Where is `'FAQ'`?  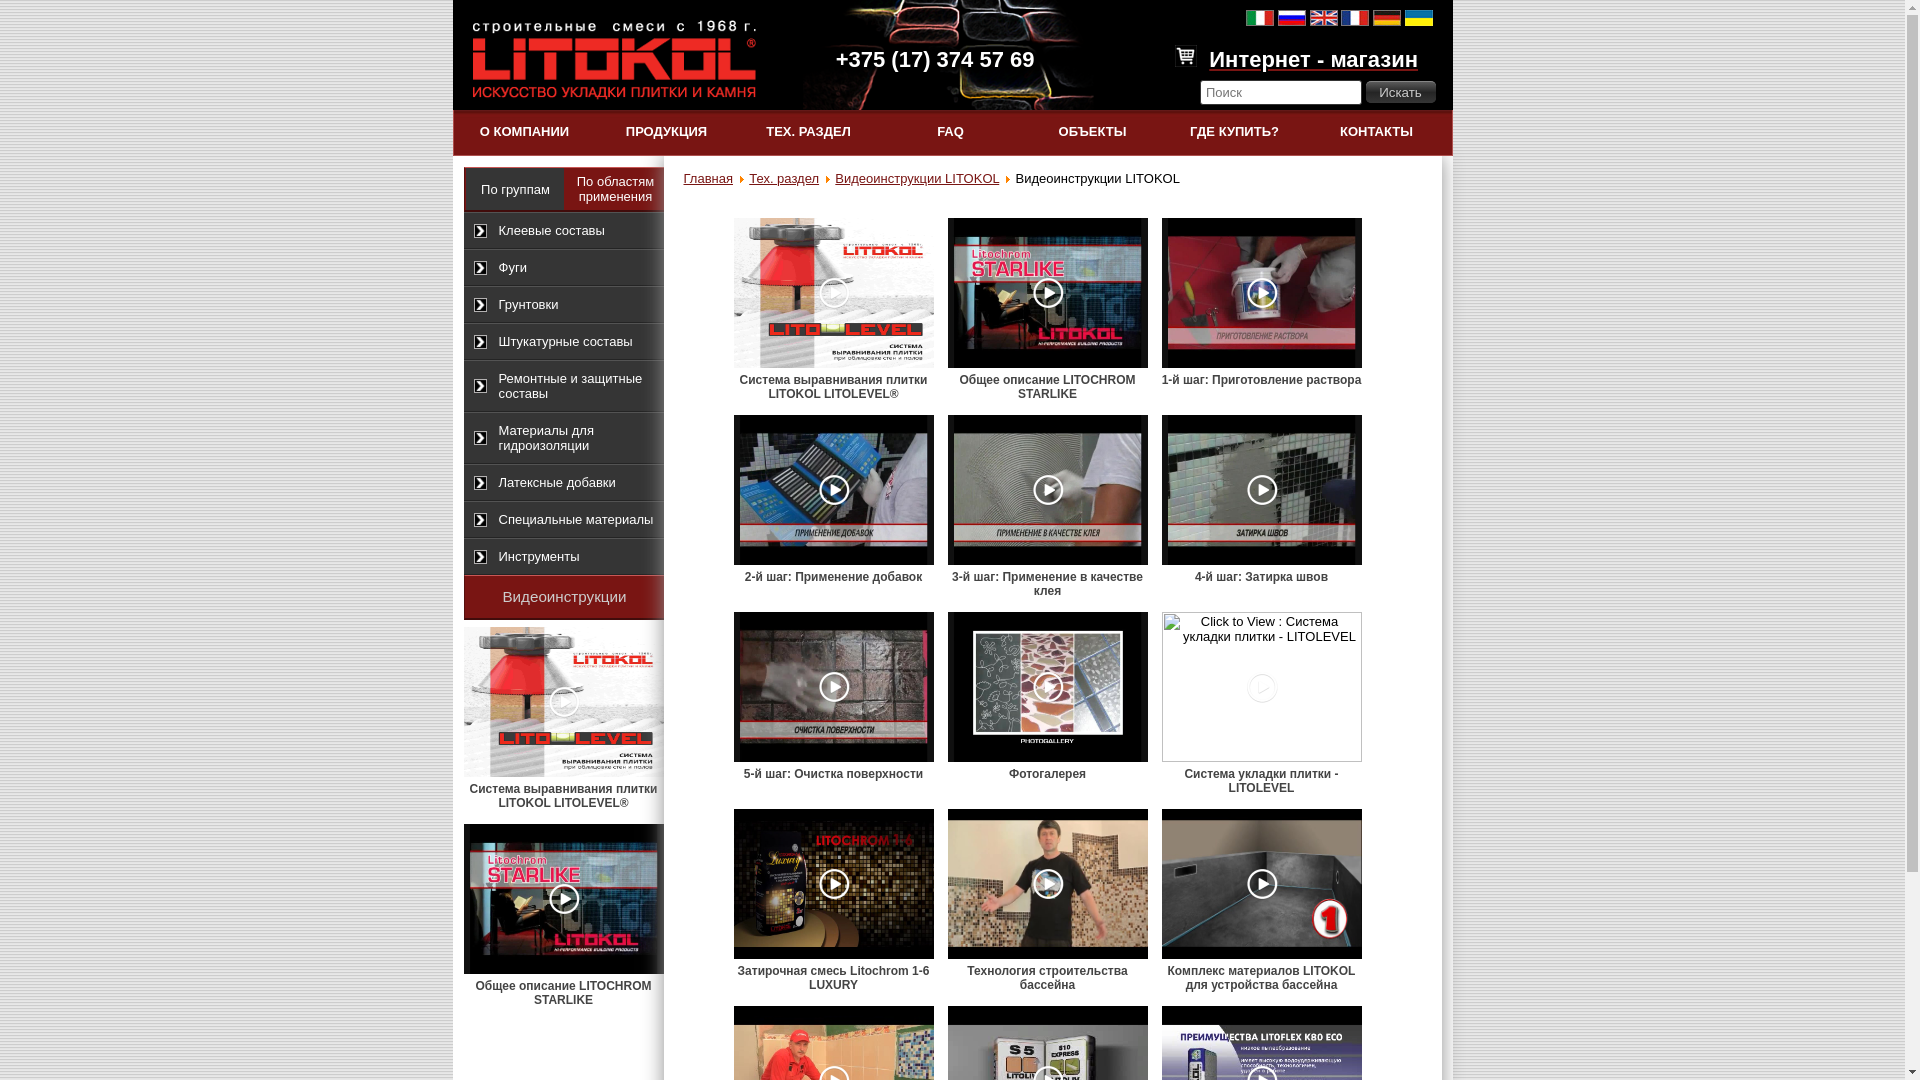
'FAQ' is located at coordinates (949, 131).